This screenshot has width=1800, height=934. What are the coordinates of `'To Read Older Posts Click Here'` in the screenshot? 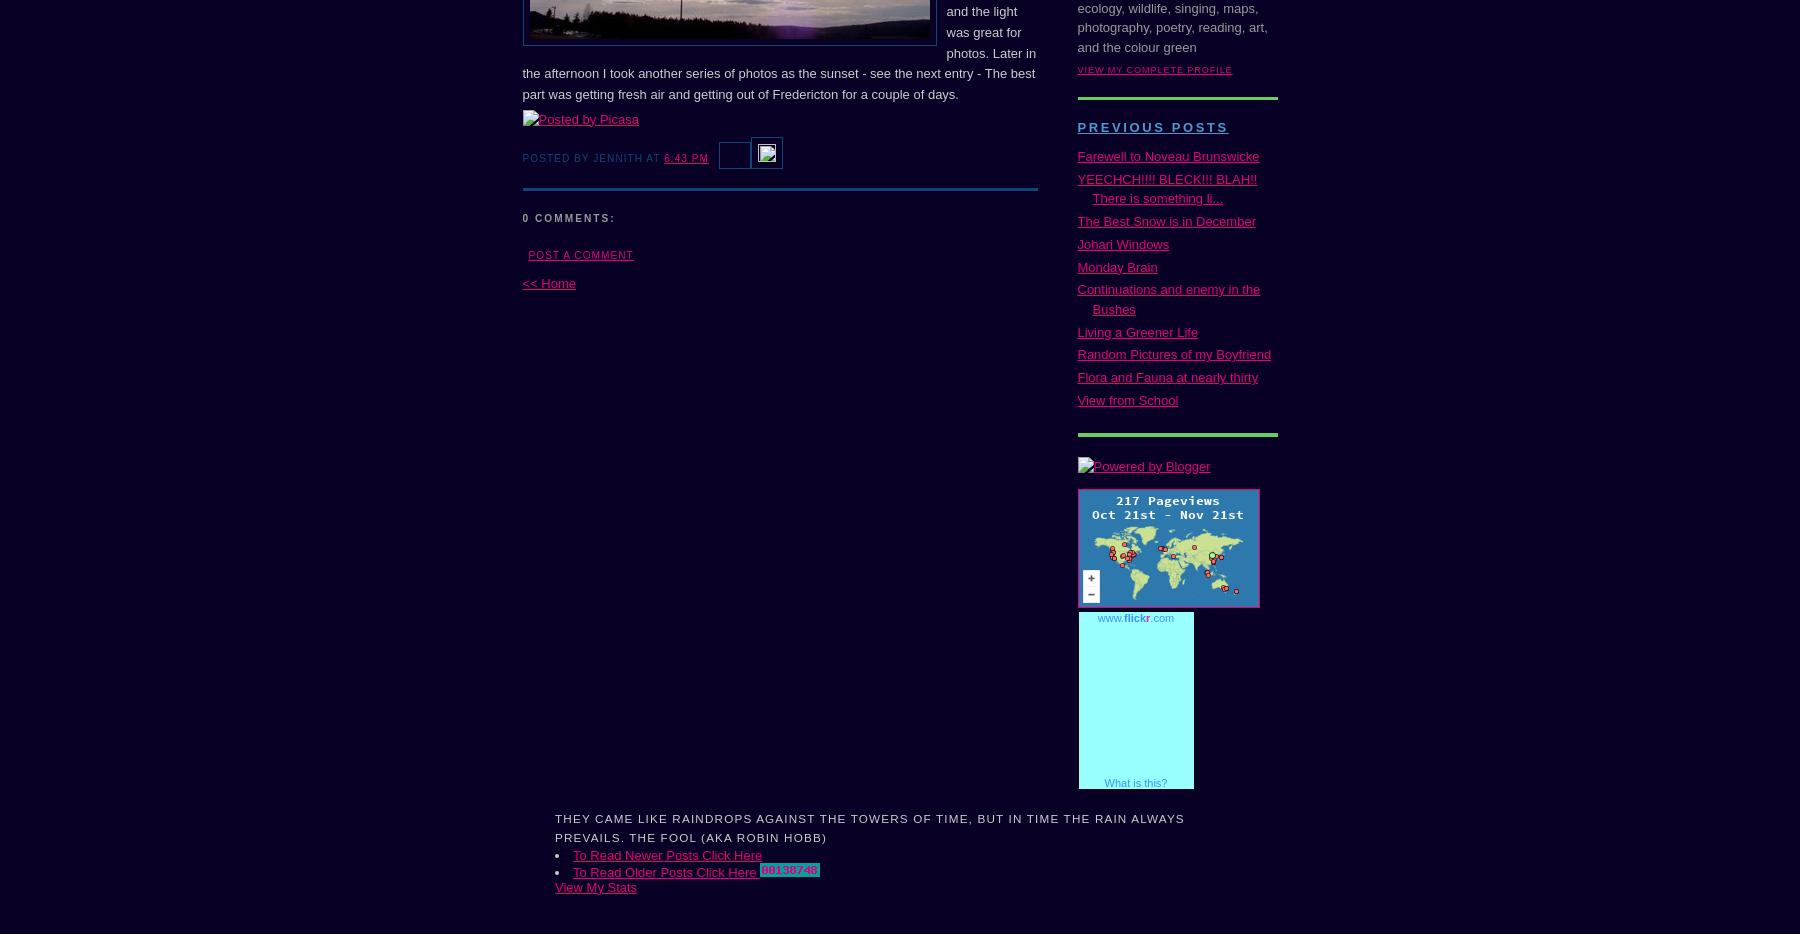 It's located at (666, 870).